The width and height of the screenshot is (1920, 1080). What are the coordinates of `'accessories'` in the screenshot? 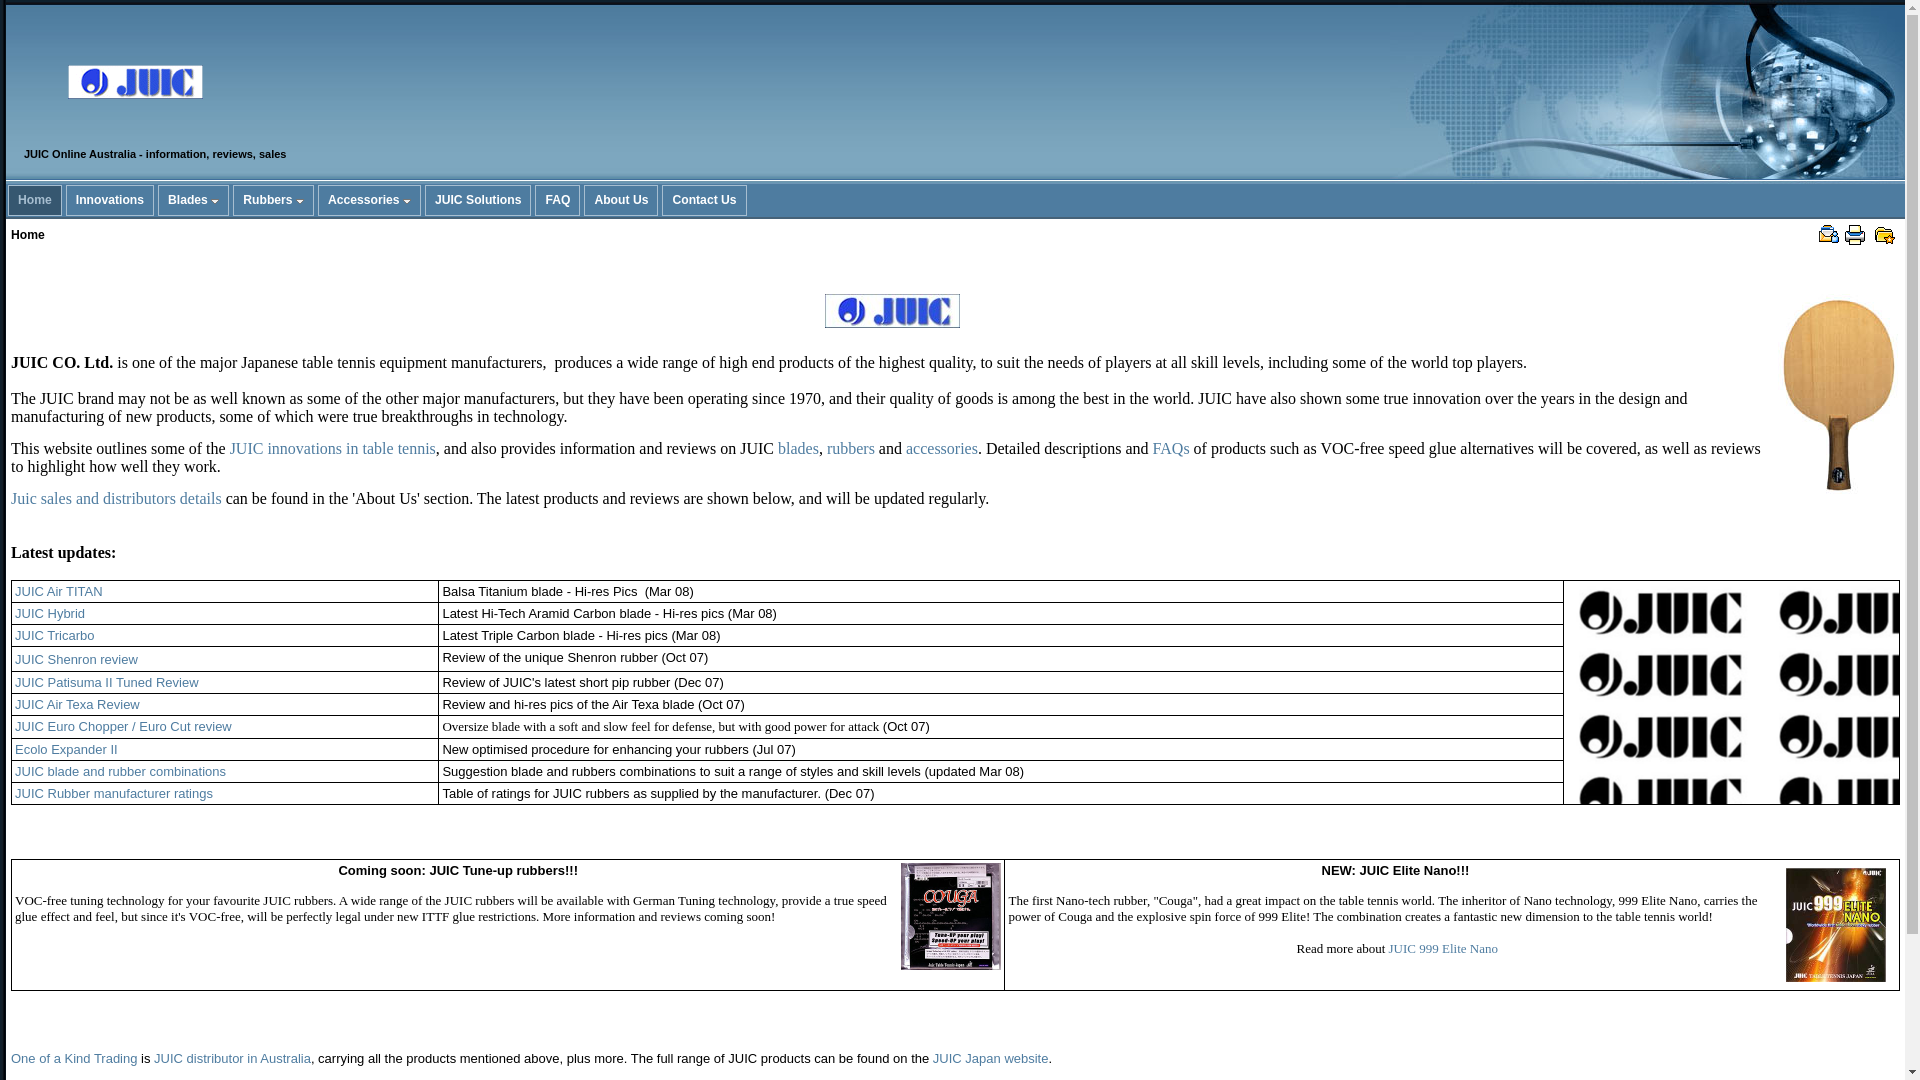 It's located at (940, 447).